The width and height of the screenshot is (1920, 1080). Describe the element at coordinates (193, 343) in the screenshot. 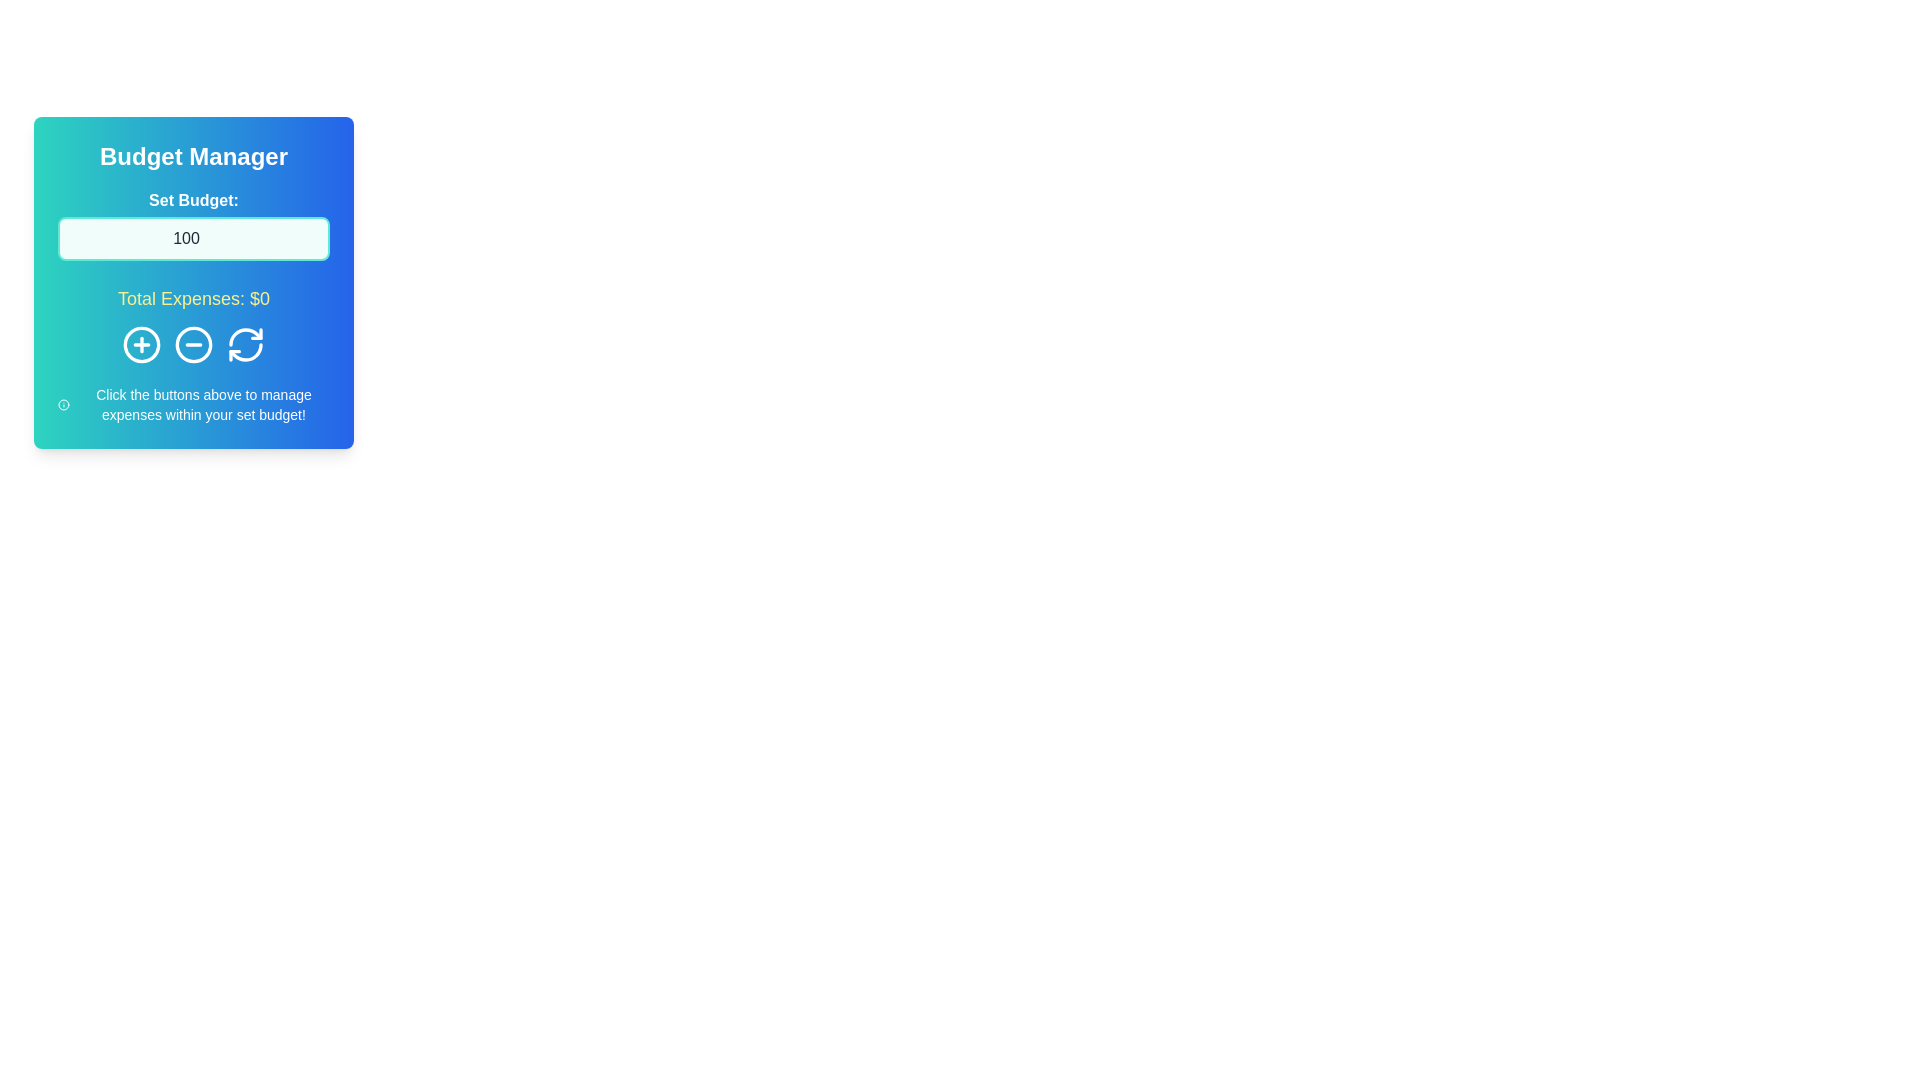

I see `the middle circular icon button with a minus sign, located on a blue background in the 'Budget Manager' card` at that location.